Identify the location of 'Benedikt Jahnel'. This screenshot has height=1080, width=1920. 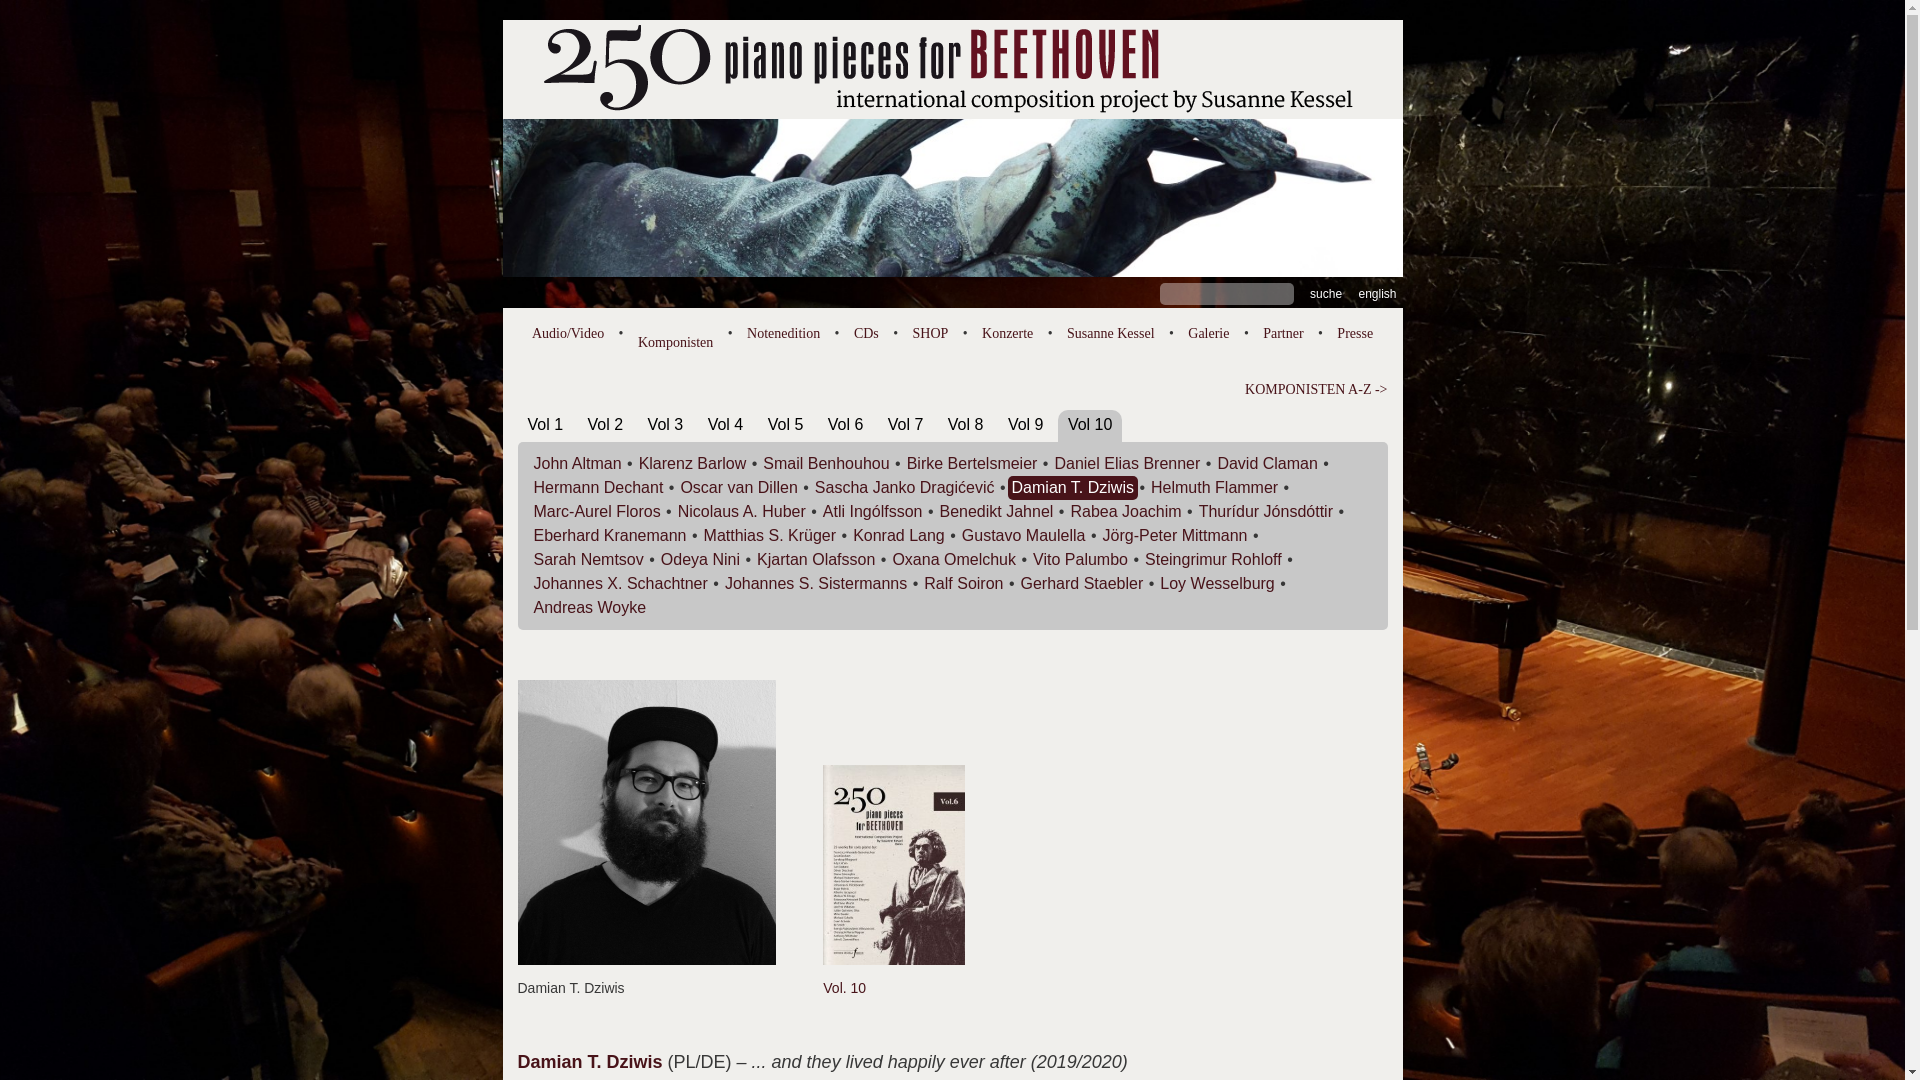
(997, 510).